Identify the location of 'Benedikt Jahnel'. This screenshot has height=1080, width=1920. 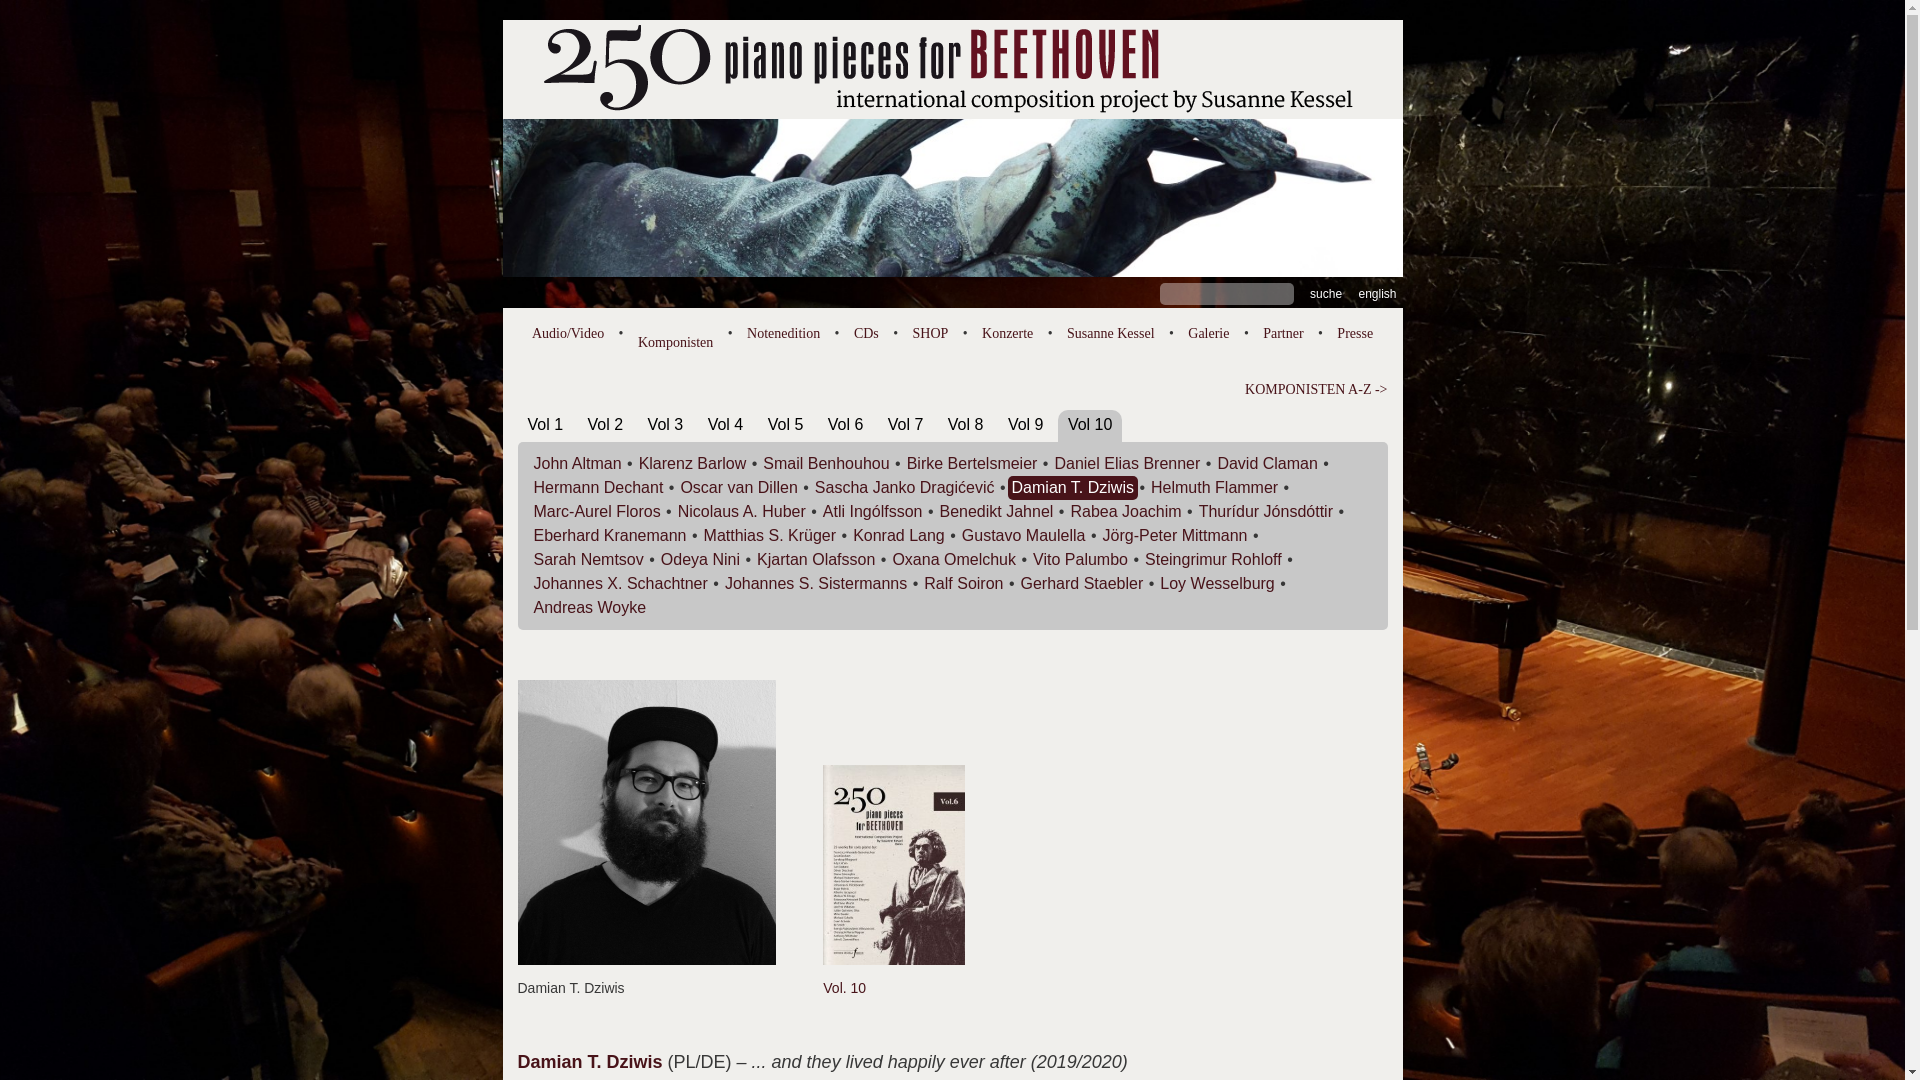
(997, 510).